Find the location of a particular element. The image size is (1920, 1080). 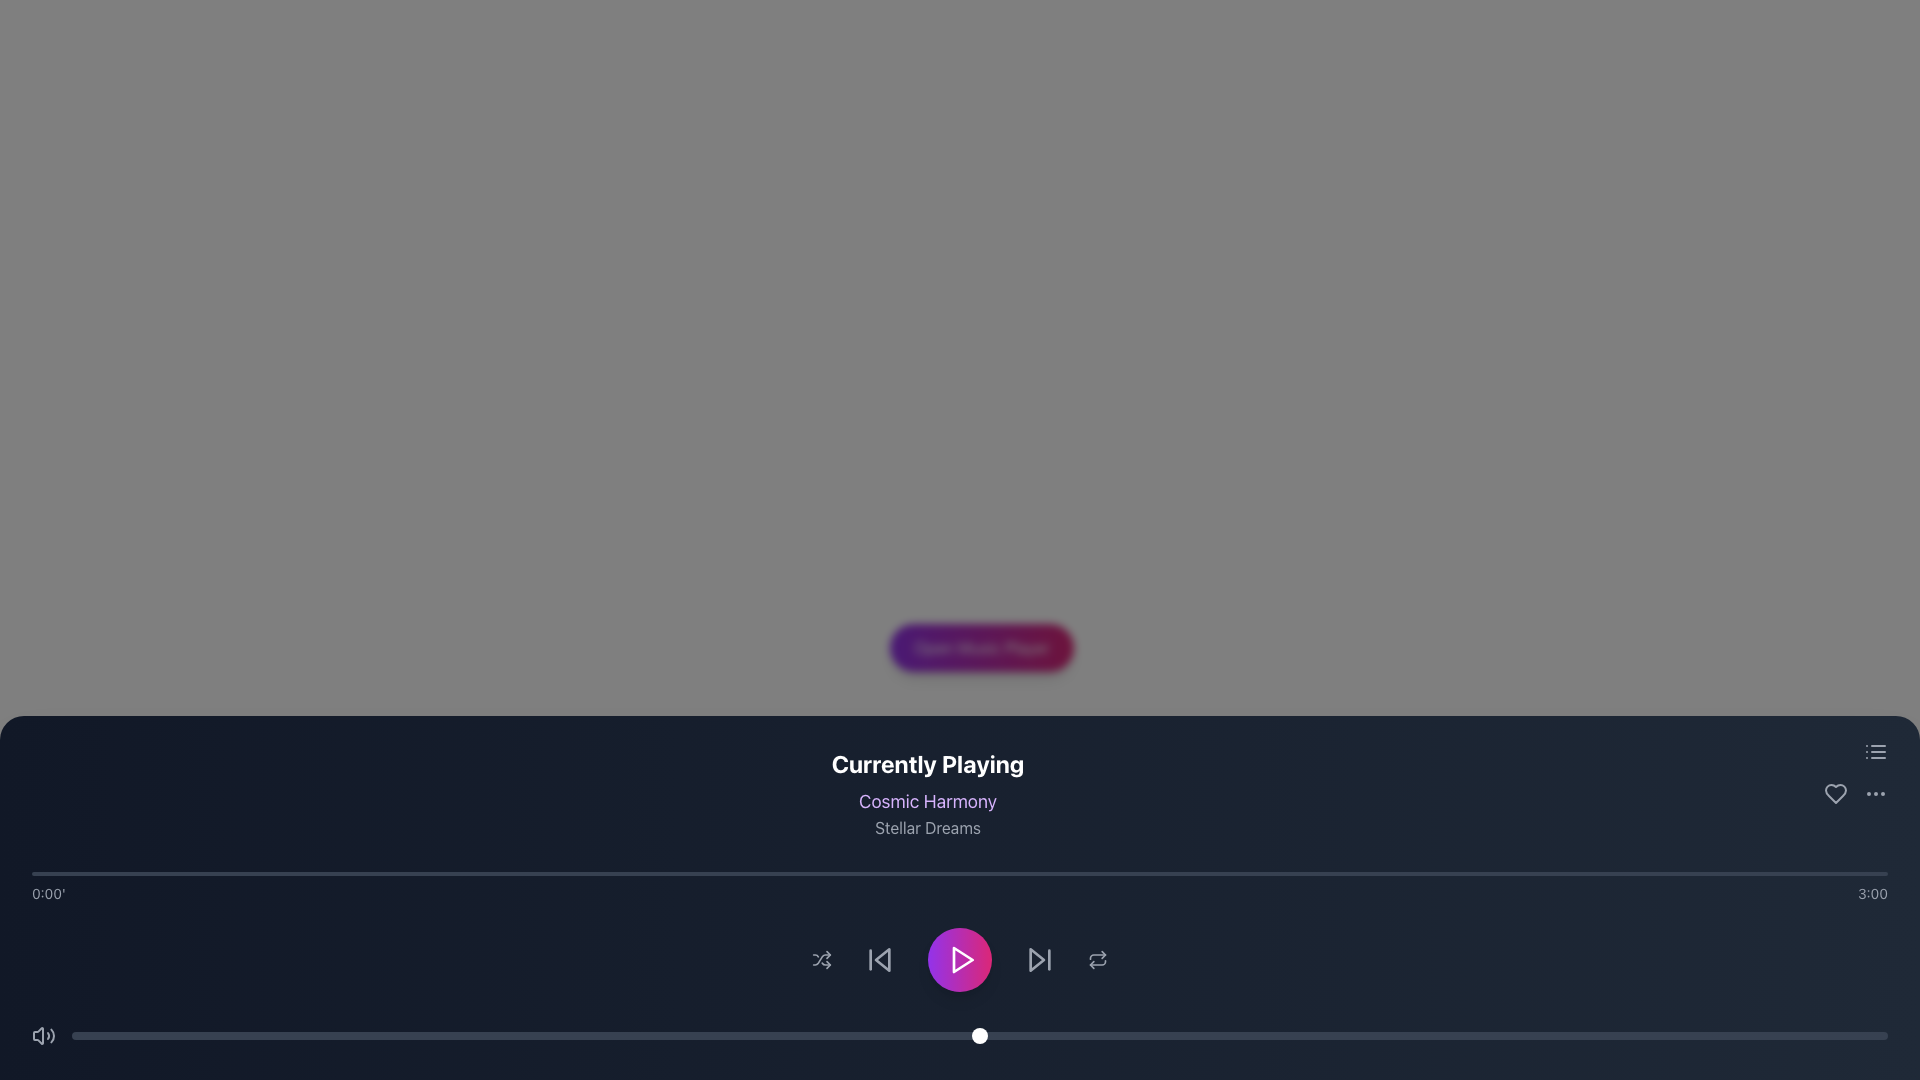

the text element displaying 'Cosmic Harmony' which is centered below the header 'Currently Playing' and above 'Stellar Dreams' is located at coordinates (926, 801).